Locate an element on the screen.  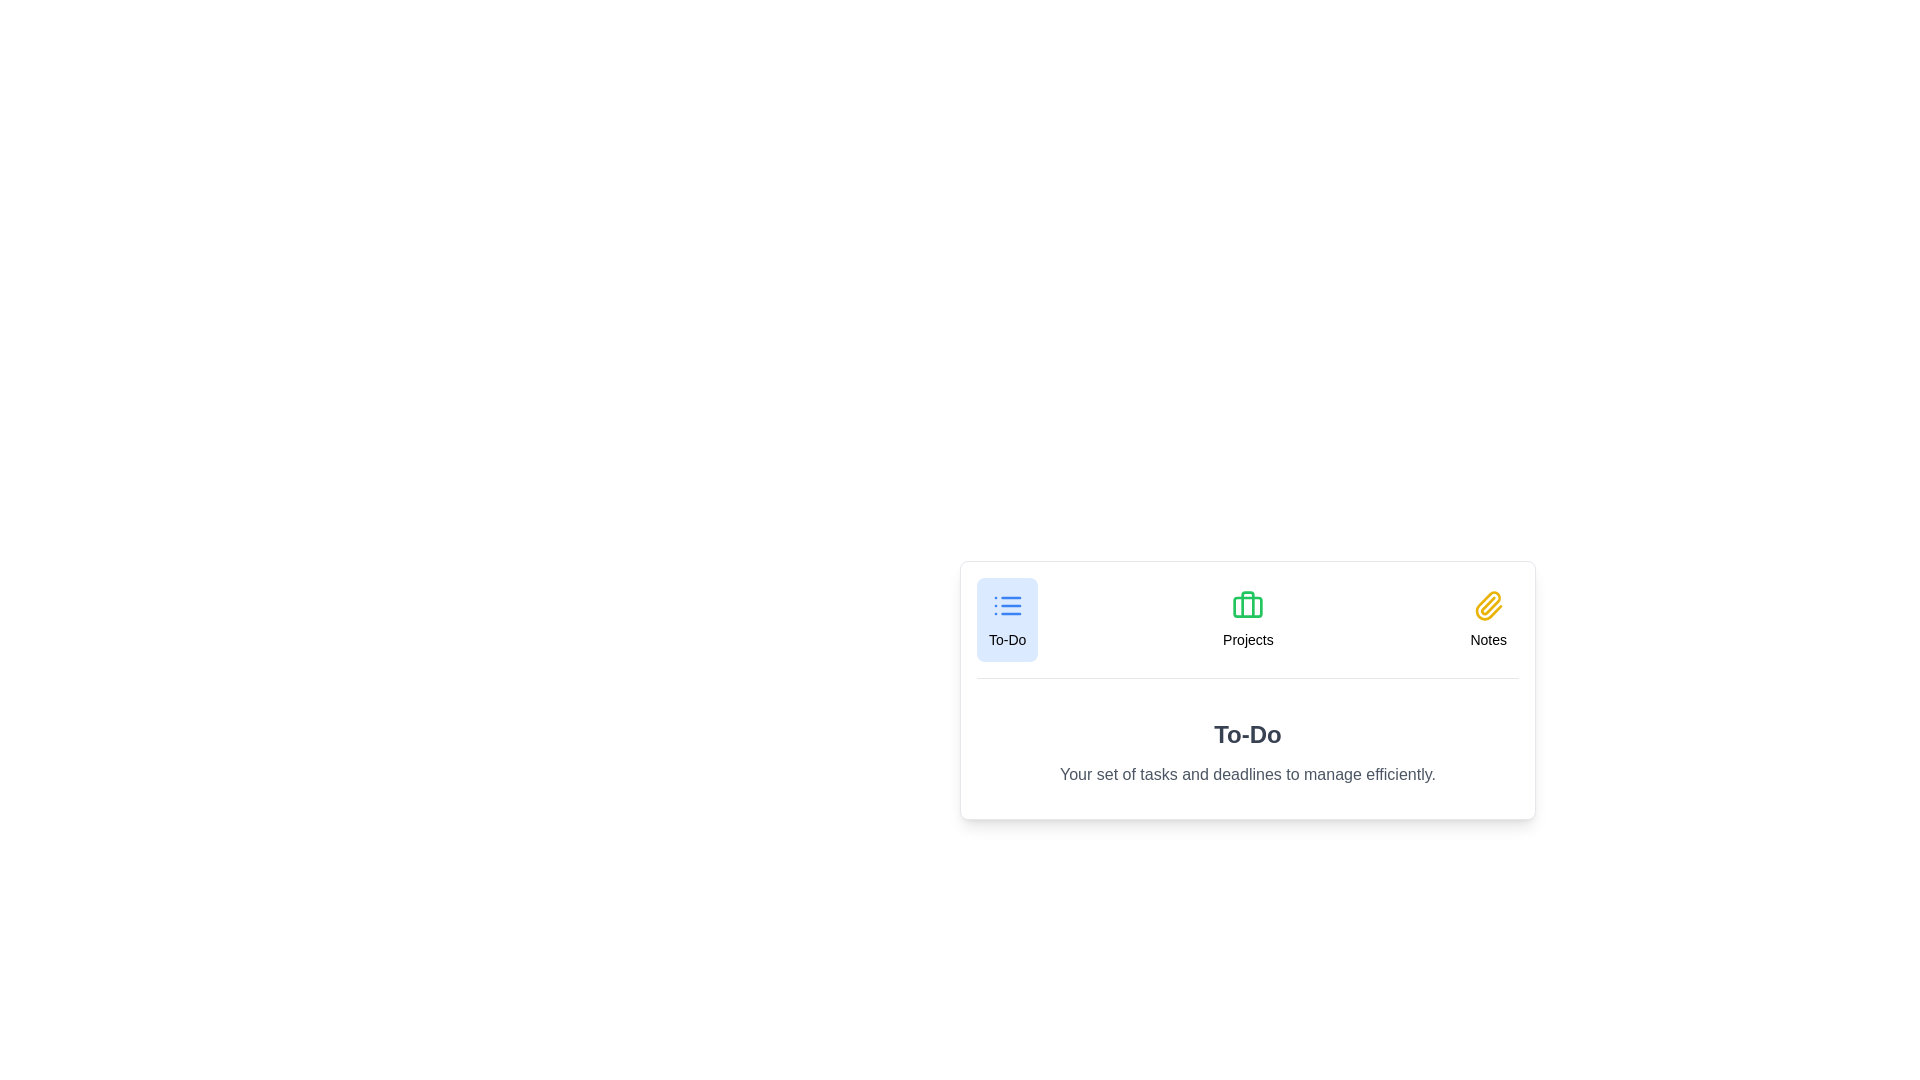
the Projects tab by clicking on its button is located at coordinates (1247, 619).